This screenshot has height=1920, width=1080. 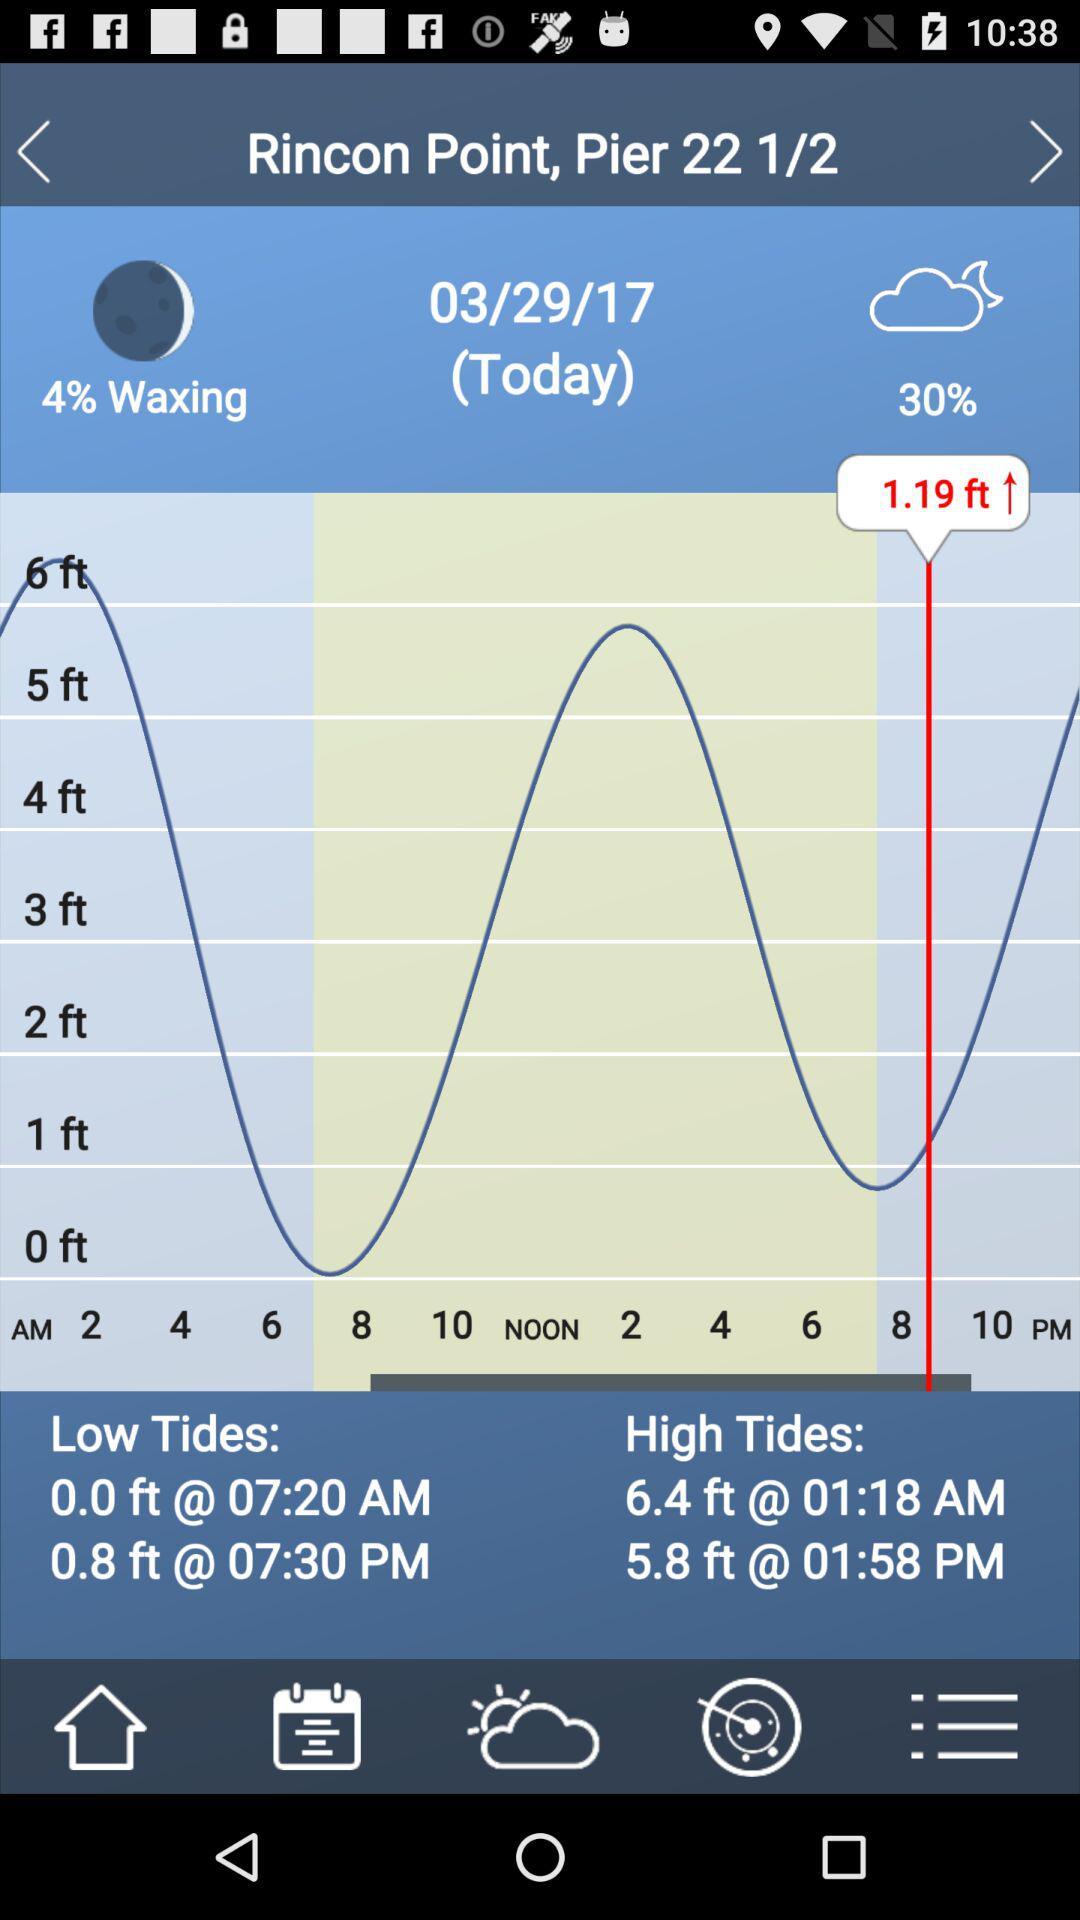 I want to click on the weather icon, so click(x=540, y=1678).